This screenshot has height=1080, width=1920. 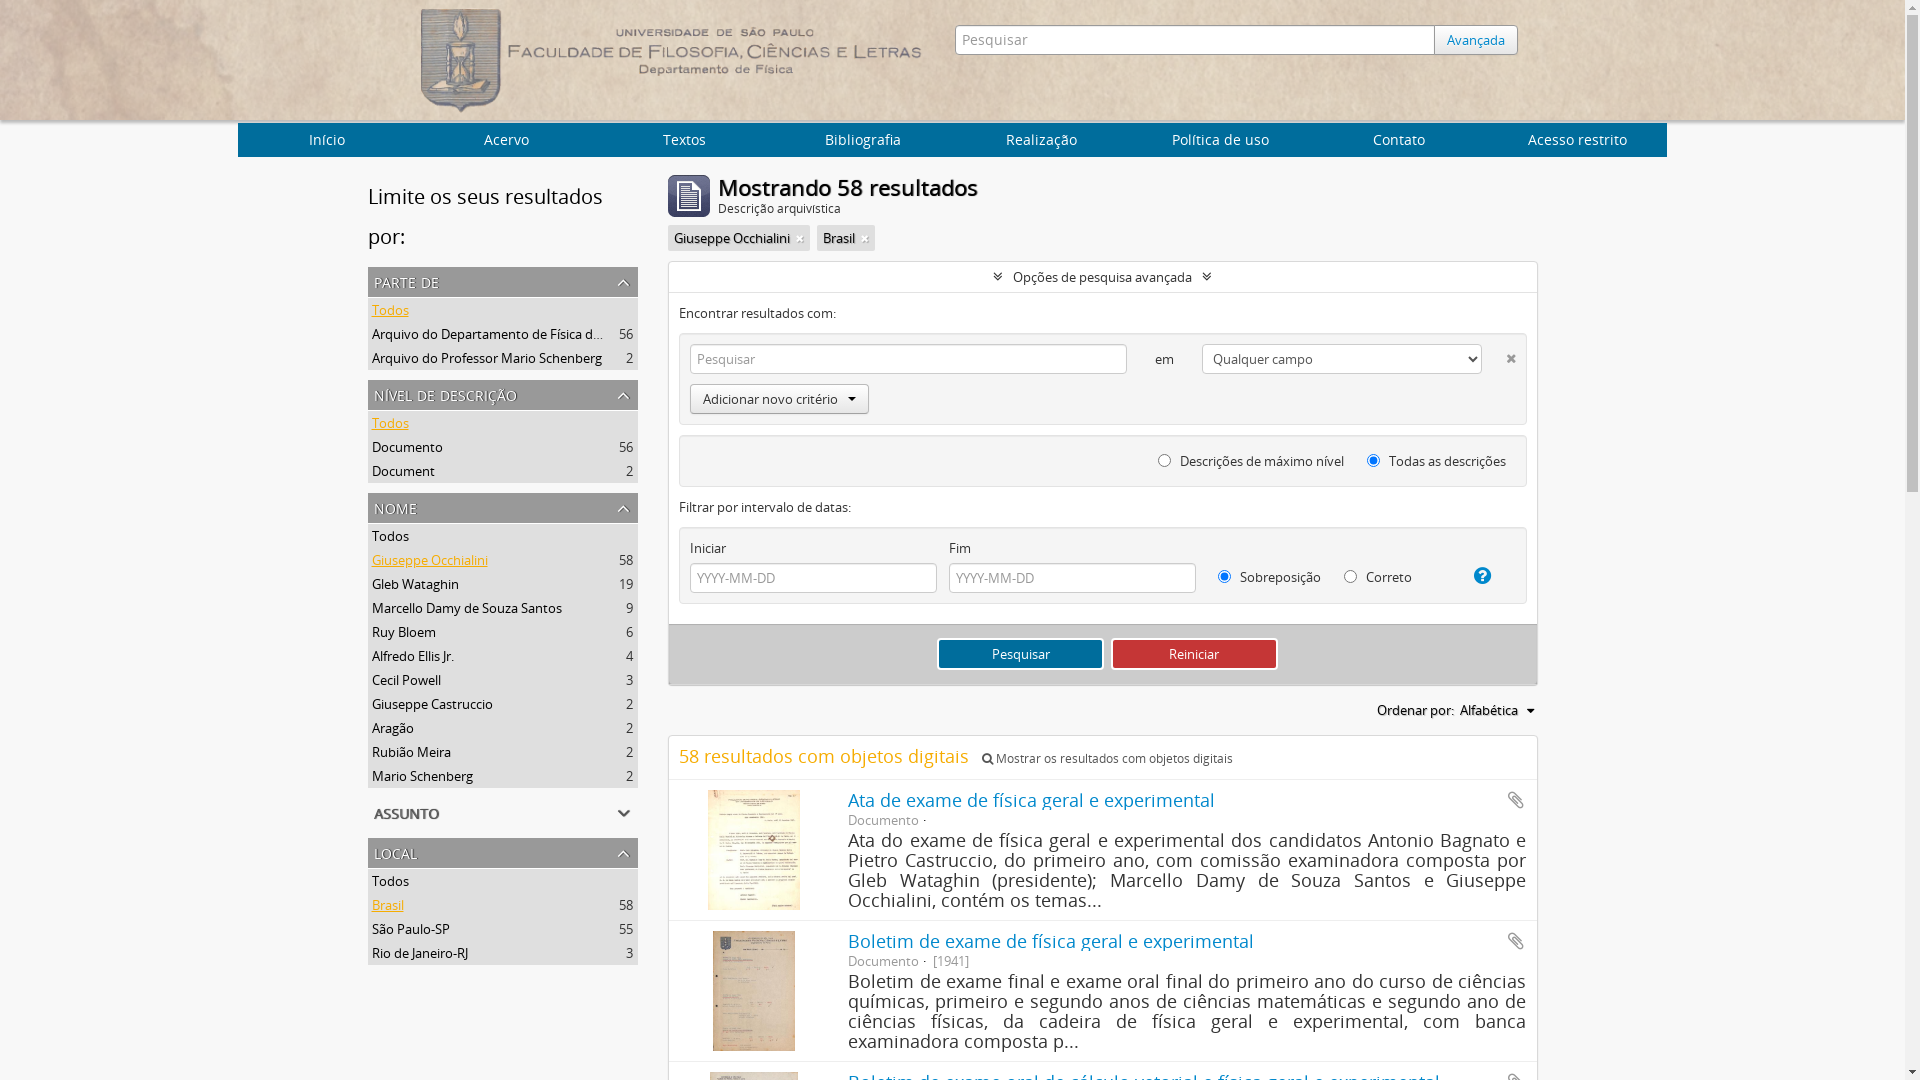 What do you see at coordinates (372, 446) in the screenshot?
I see `'Documento'` at bounding box center [372, 446].